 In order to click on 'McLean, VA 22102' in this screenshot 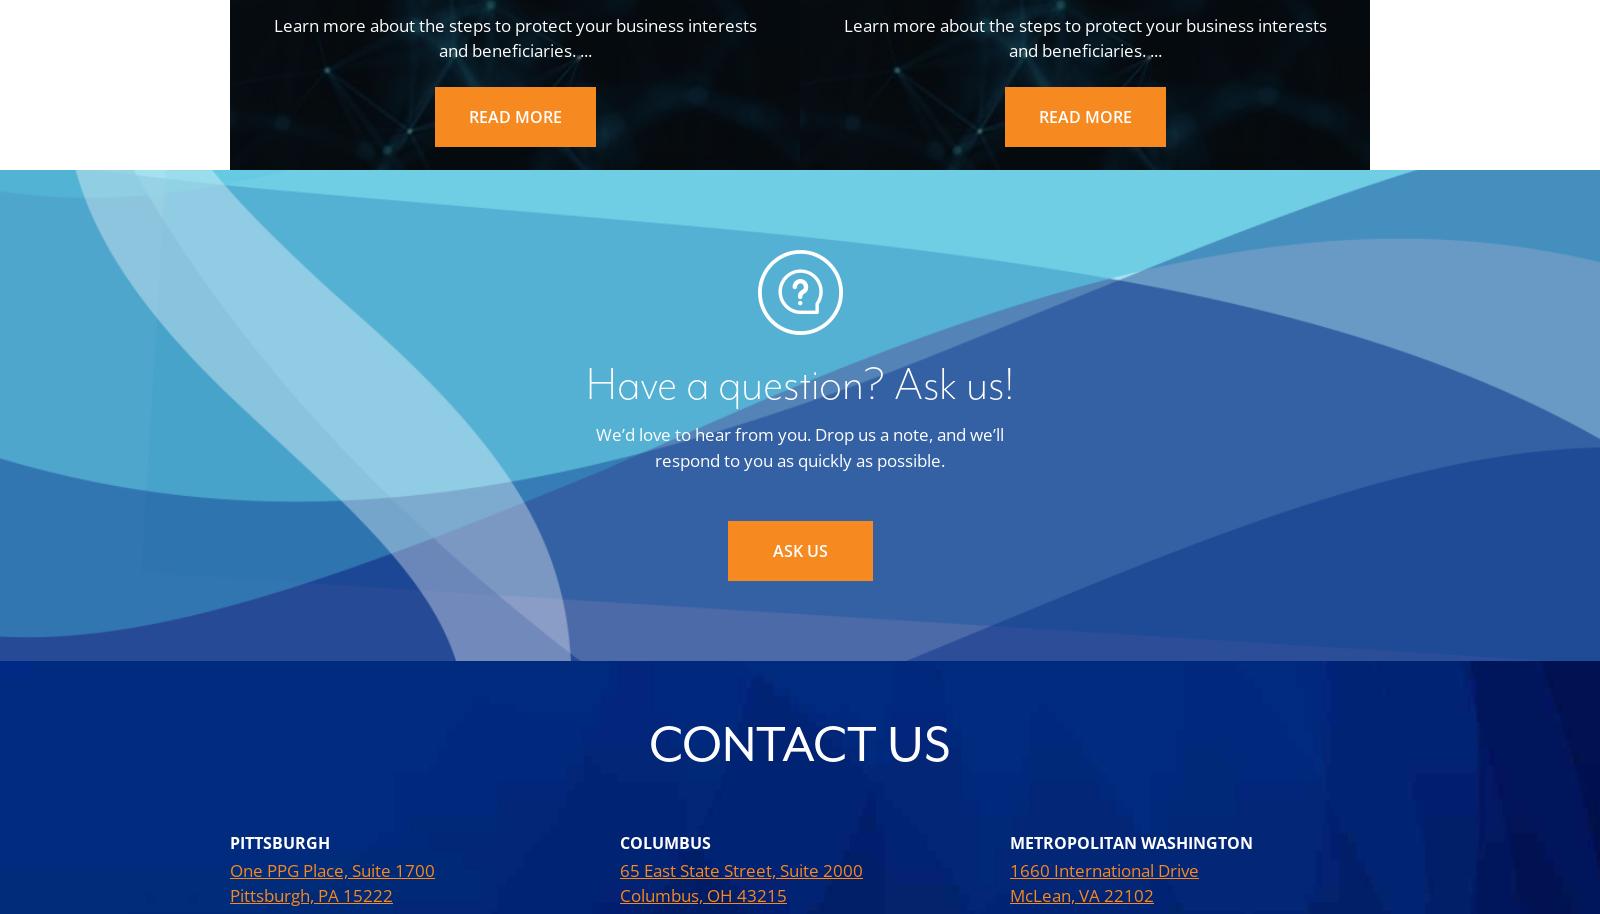, I will do `click(1082, 894)`.